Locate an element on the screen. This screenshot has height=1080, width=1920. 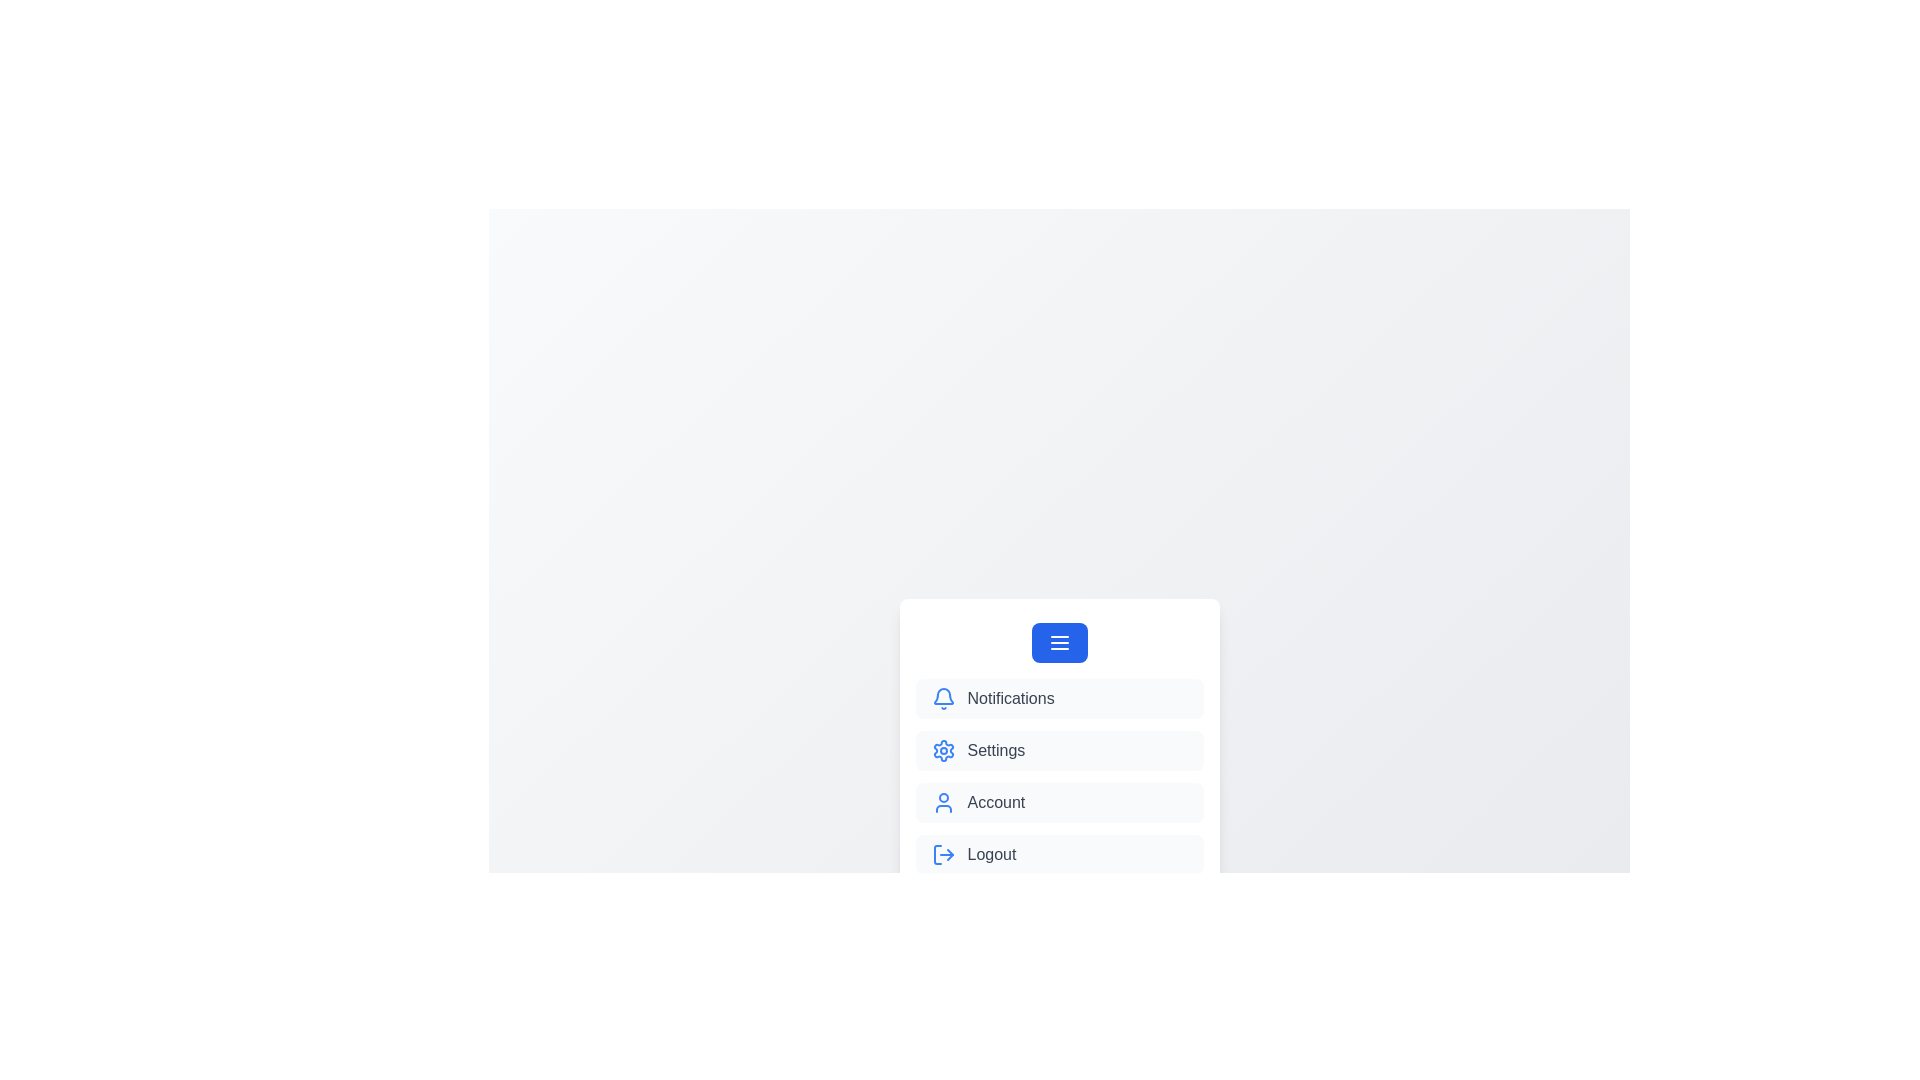
the menu option Account by clicking on it is located at coordinates (1058, 801).